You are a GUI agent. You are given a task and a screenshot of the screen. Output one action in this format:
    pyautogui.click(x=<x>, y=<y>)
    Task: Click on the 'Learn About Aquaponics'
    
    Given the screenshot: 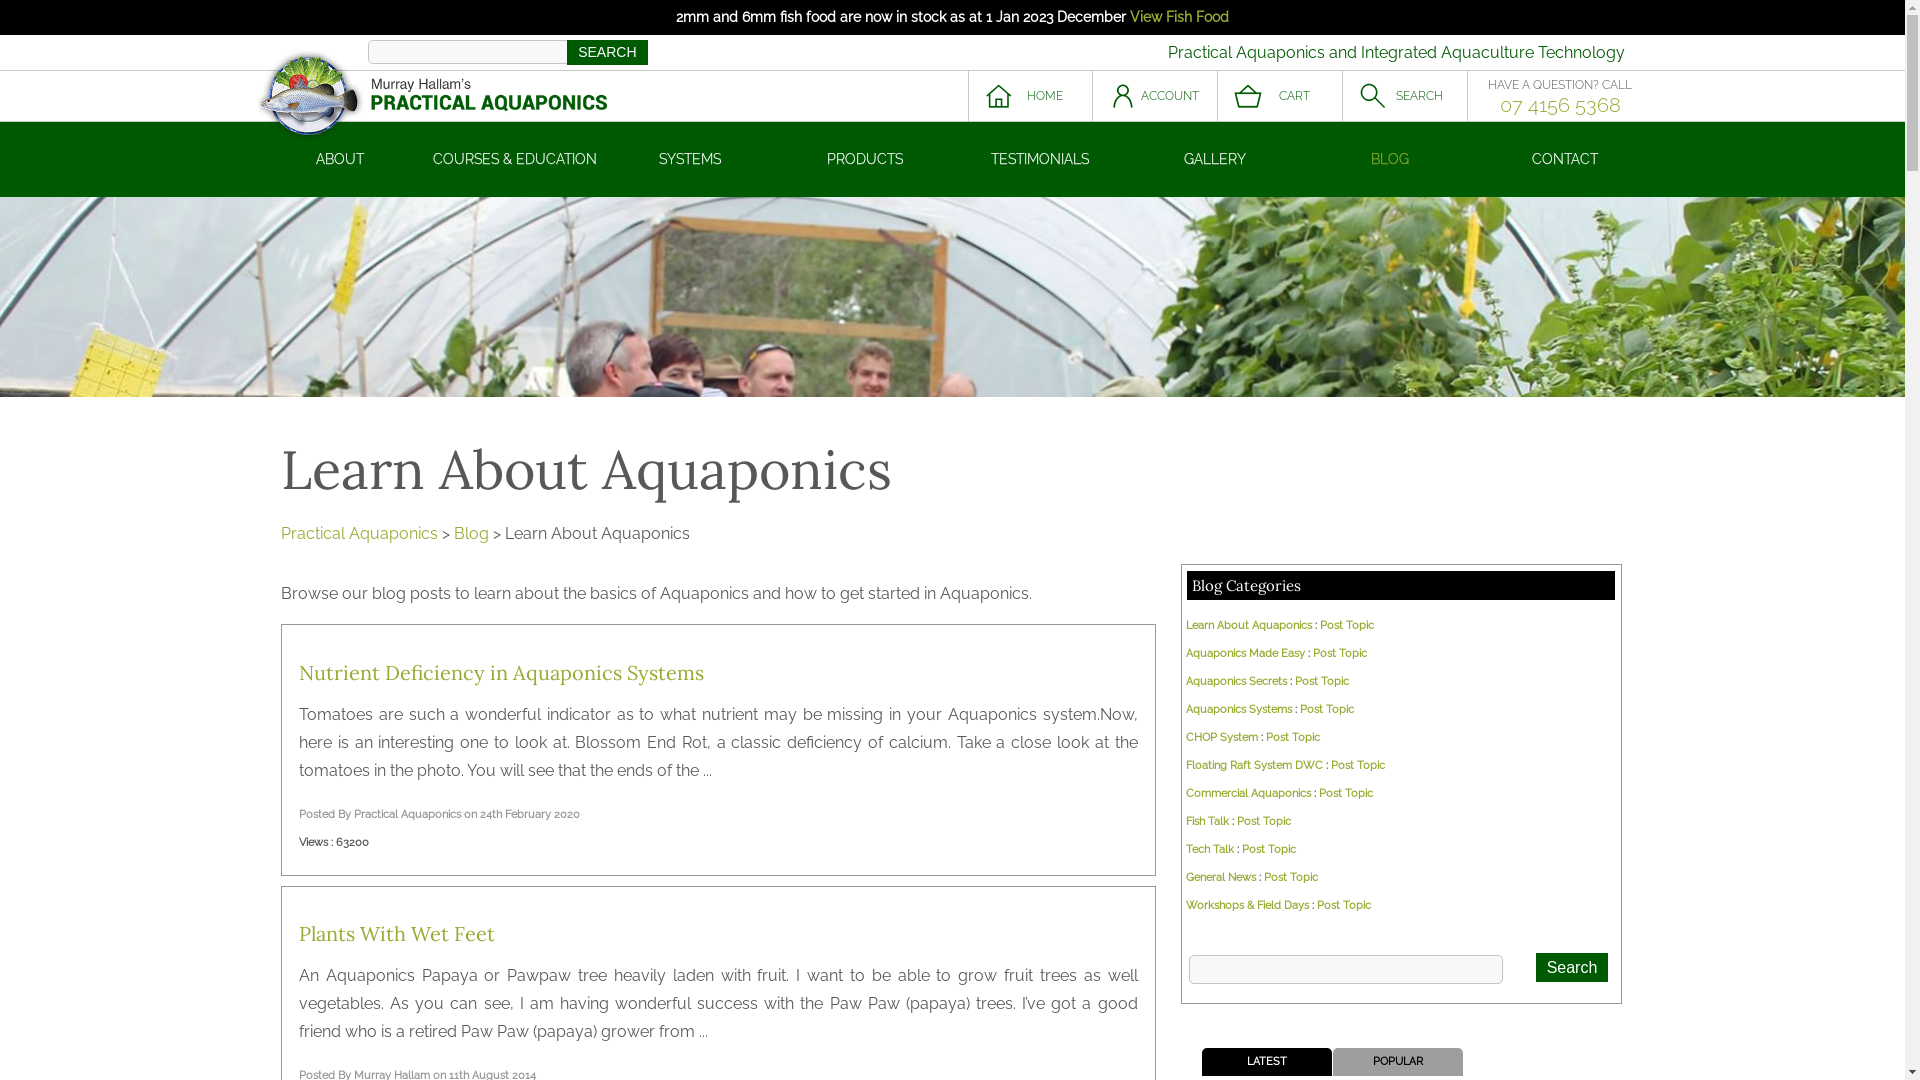 What is the action you would take?
    pyautogui.click(x=1247, y=624)
    